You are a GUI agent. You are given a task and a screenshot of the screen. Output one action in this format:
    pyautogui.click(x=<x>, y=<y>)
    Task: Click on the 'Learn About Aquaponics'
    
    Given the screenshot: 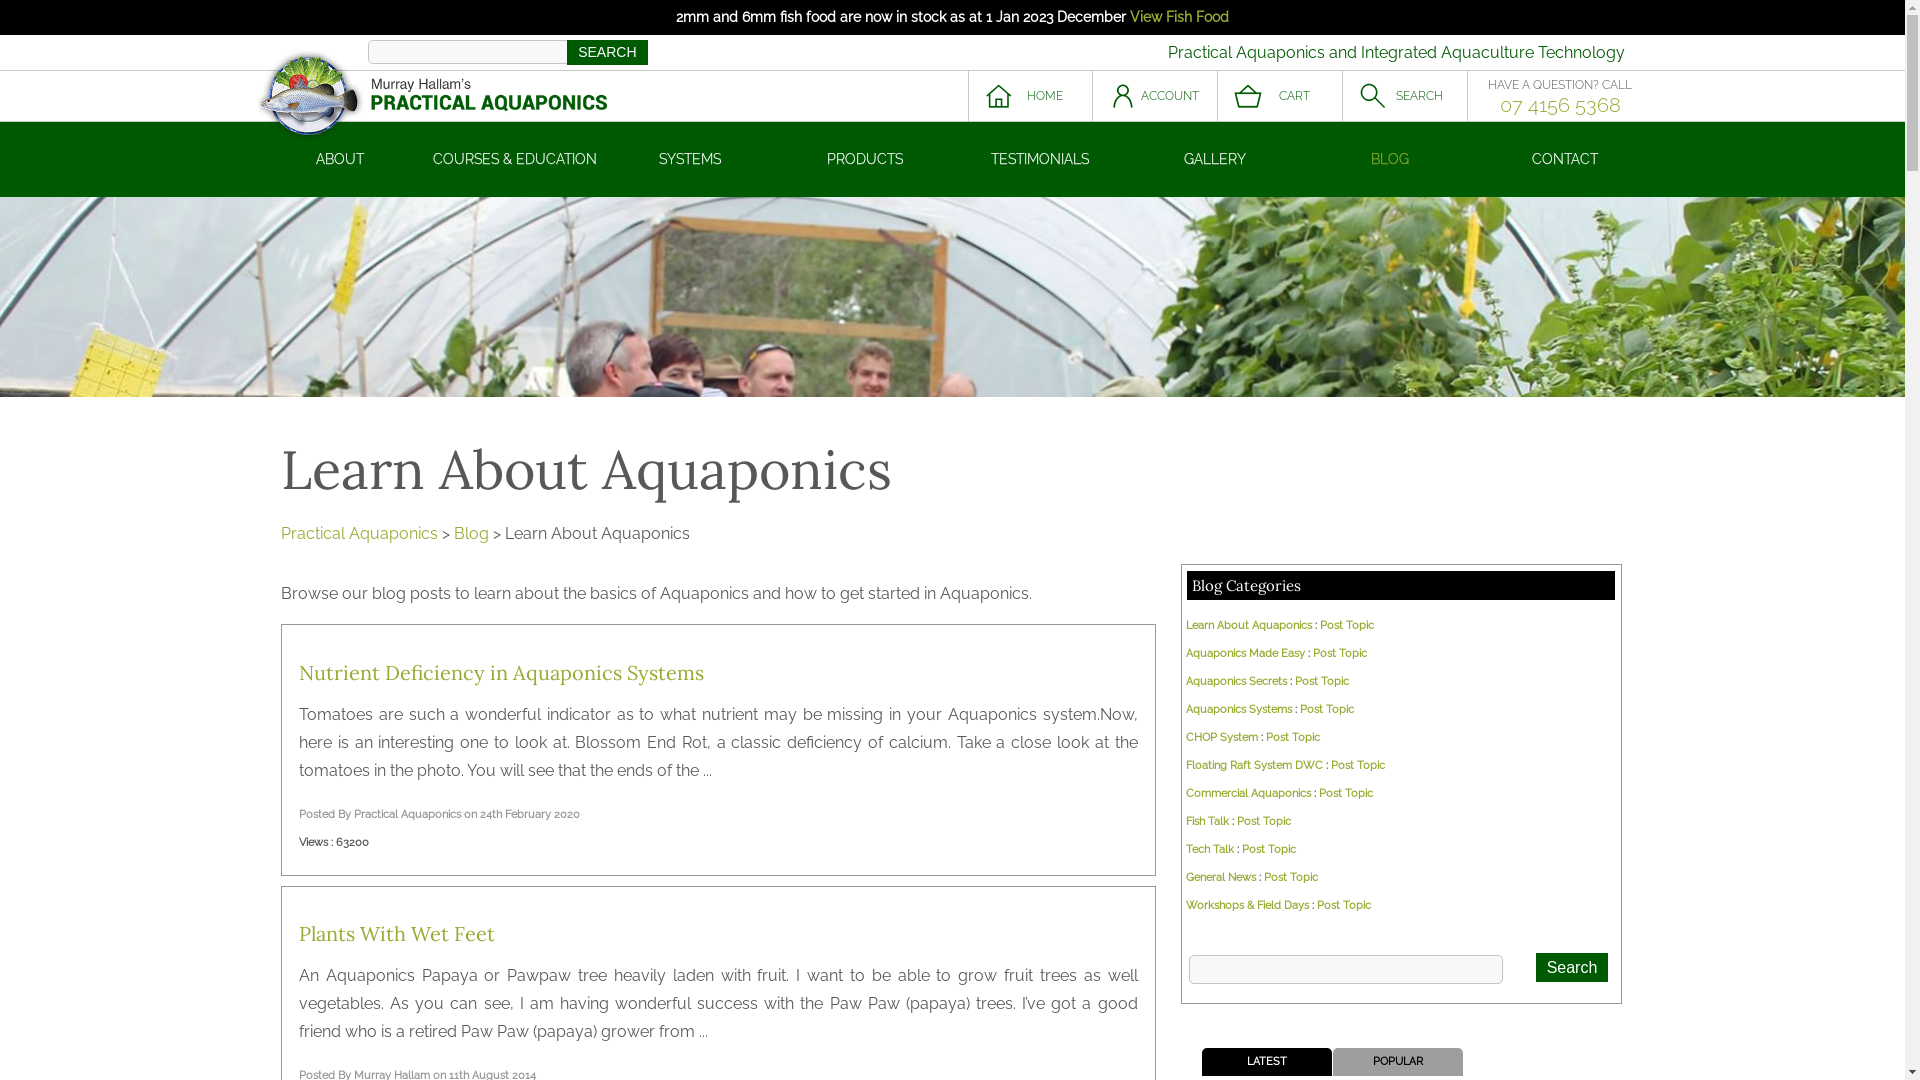 What is the action you would take?
    pyautogui.click(x=1247, y=624)
    